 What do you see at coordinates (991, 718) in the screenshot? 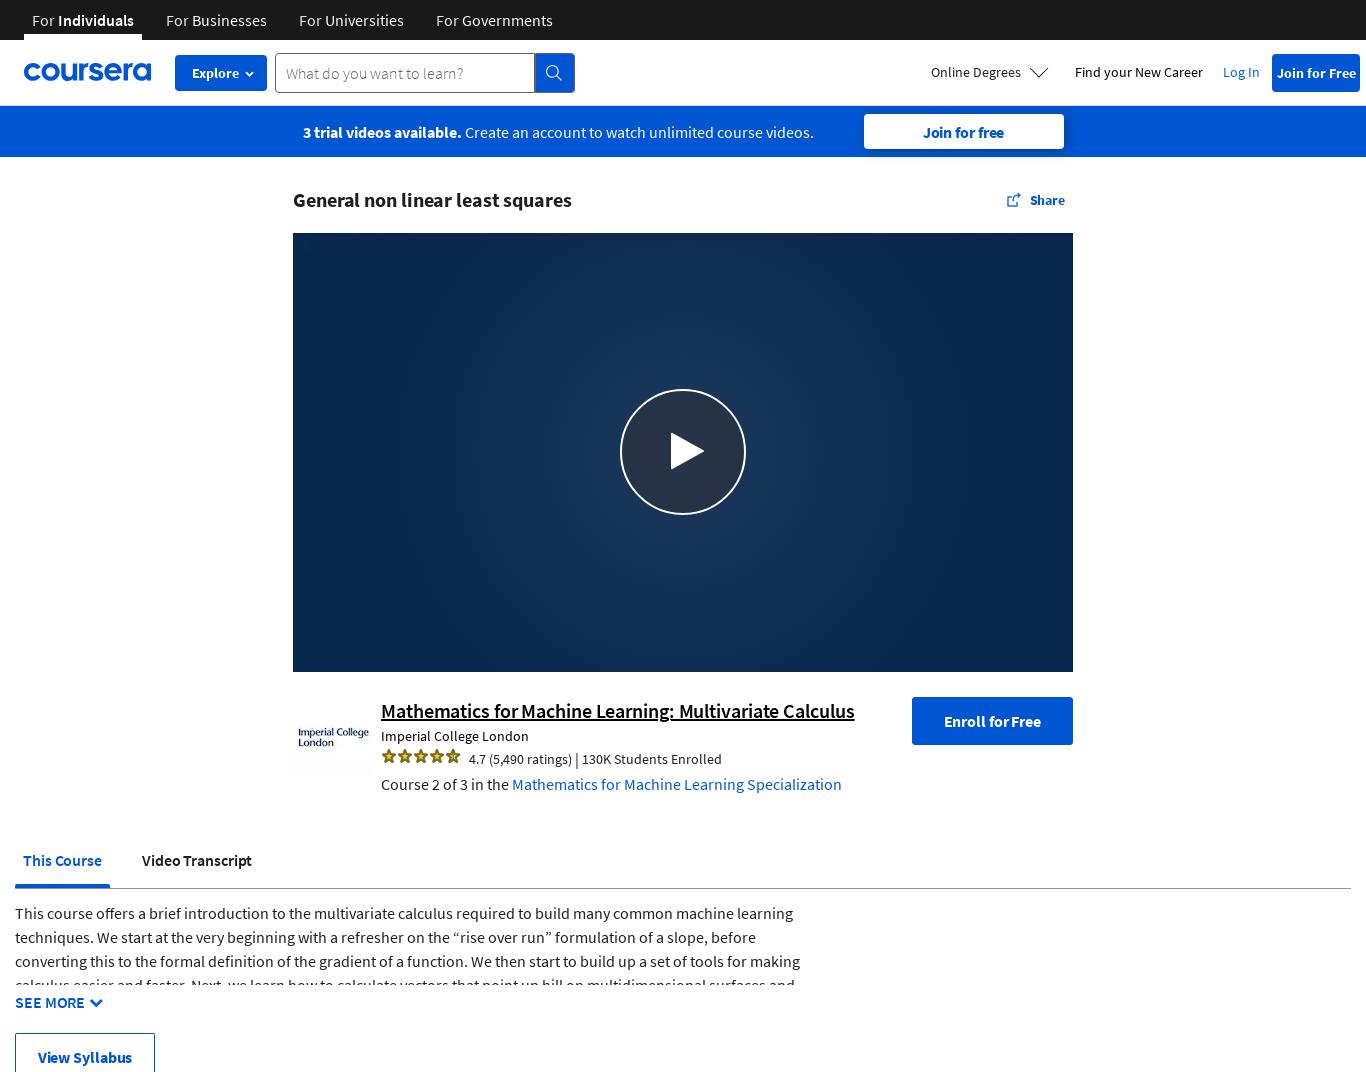
I see `'Enroll for Free'` at bounding box center [991, 718].